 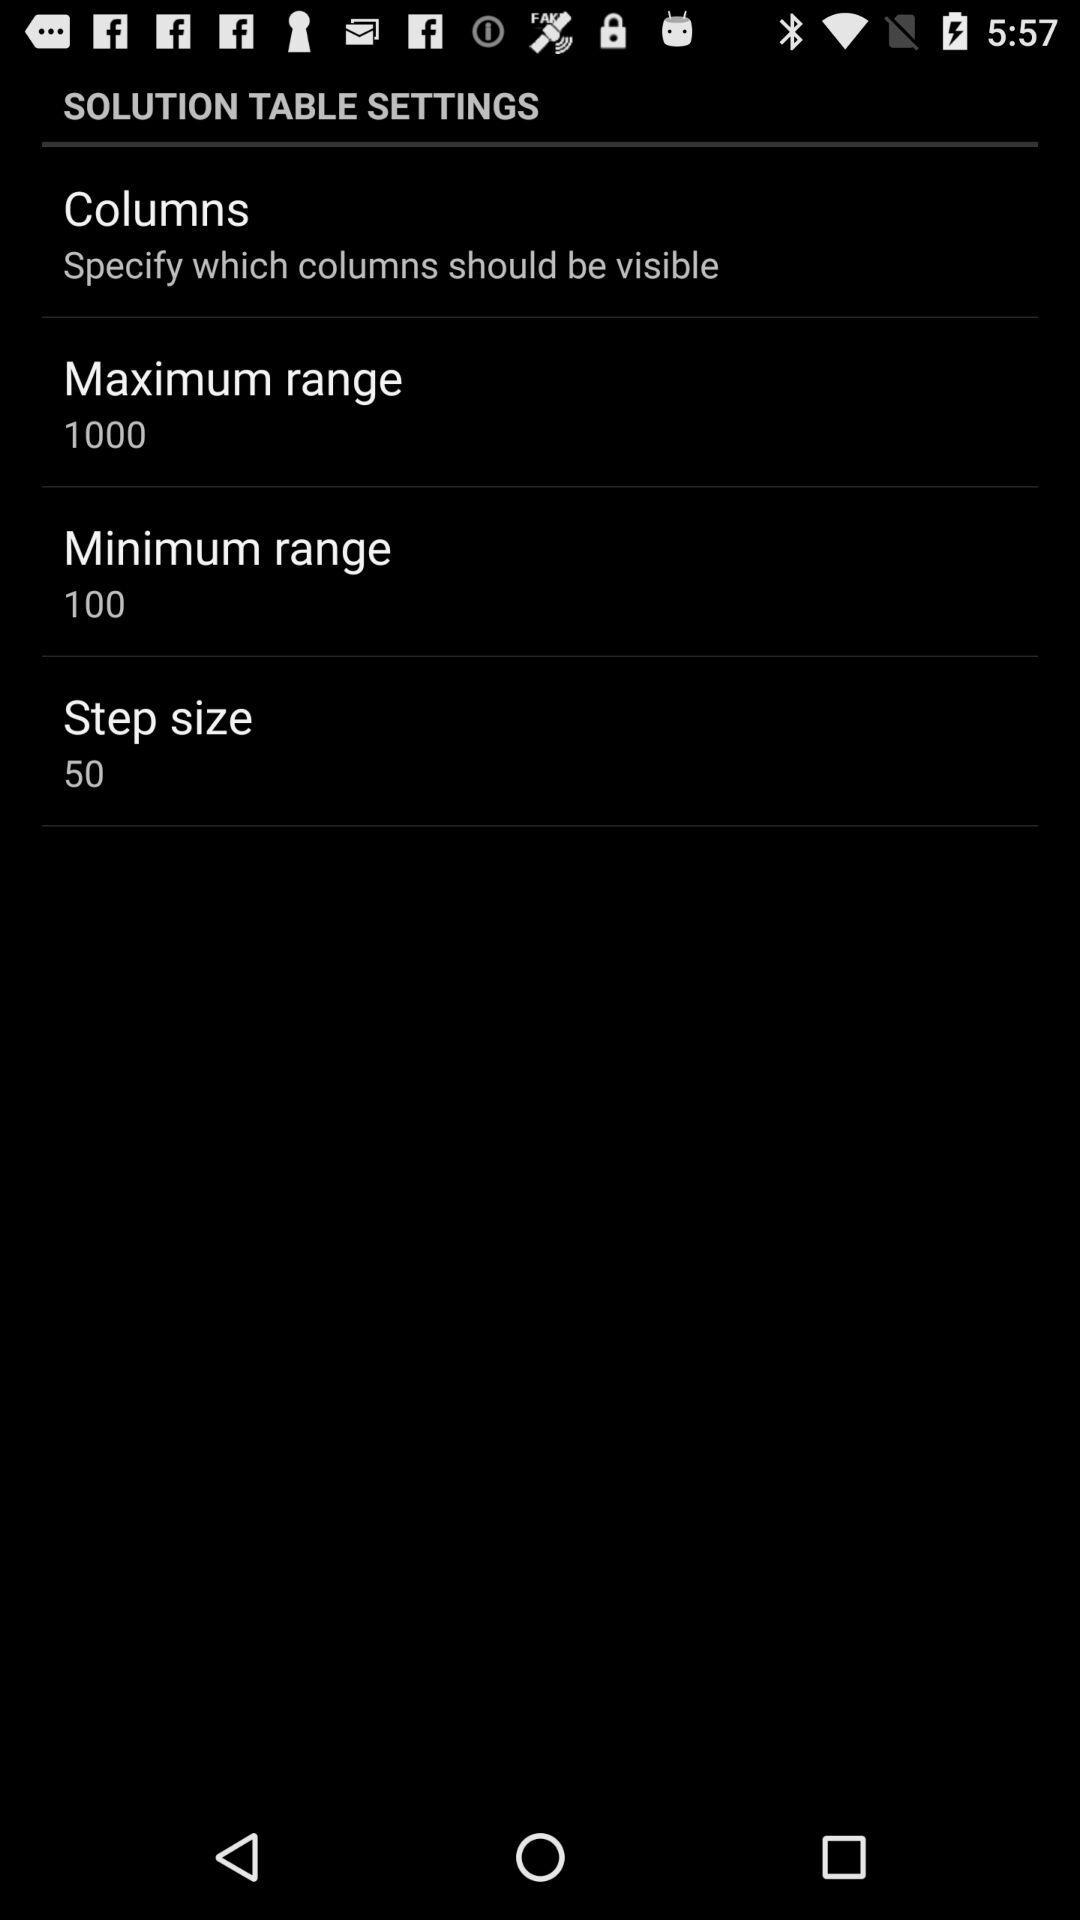 I want to click on app above 1000, so click(x=231, y=376).